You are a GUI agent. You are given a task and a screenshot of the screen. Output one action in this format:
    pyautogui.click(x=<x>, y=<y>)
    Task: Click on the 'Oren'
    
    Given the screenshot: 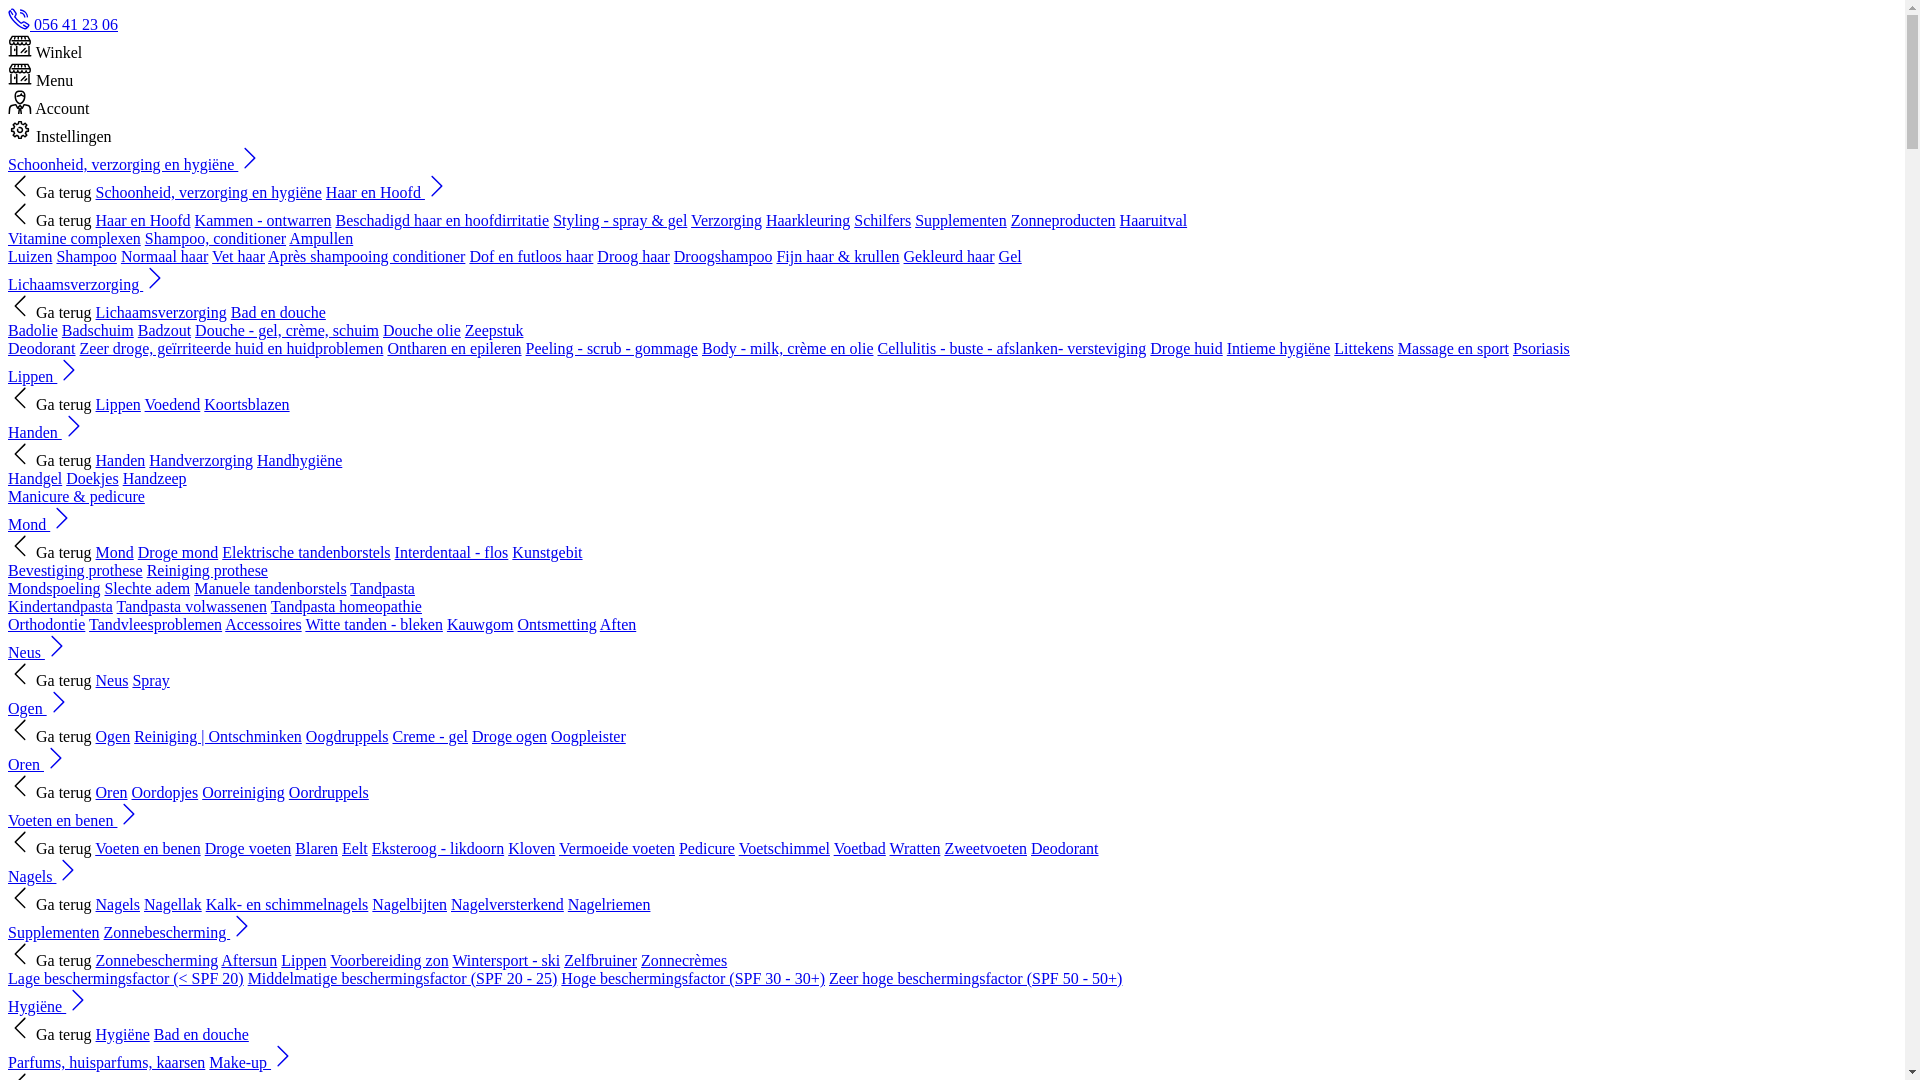 What is the action you would take?
    pyautogui.click(x=38, y=764)
    